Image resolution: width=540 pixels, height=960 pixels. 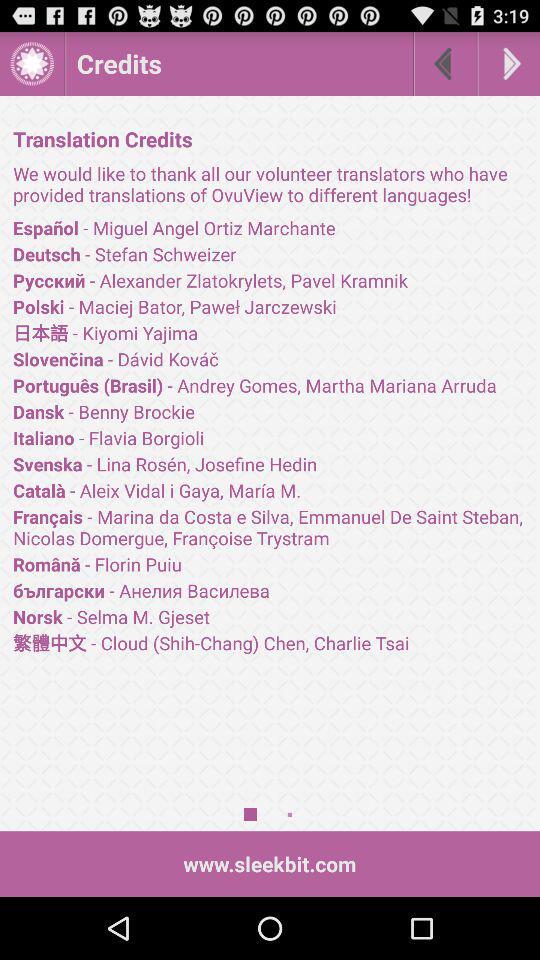 I want to click on the arrow_forward icon, so click(x=509, y=68).